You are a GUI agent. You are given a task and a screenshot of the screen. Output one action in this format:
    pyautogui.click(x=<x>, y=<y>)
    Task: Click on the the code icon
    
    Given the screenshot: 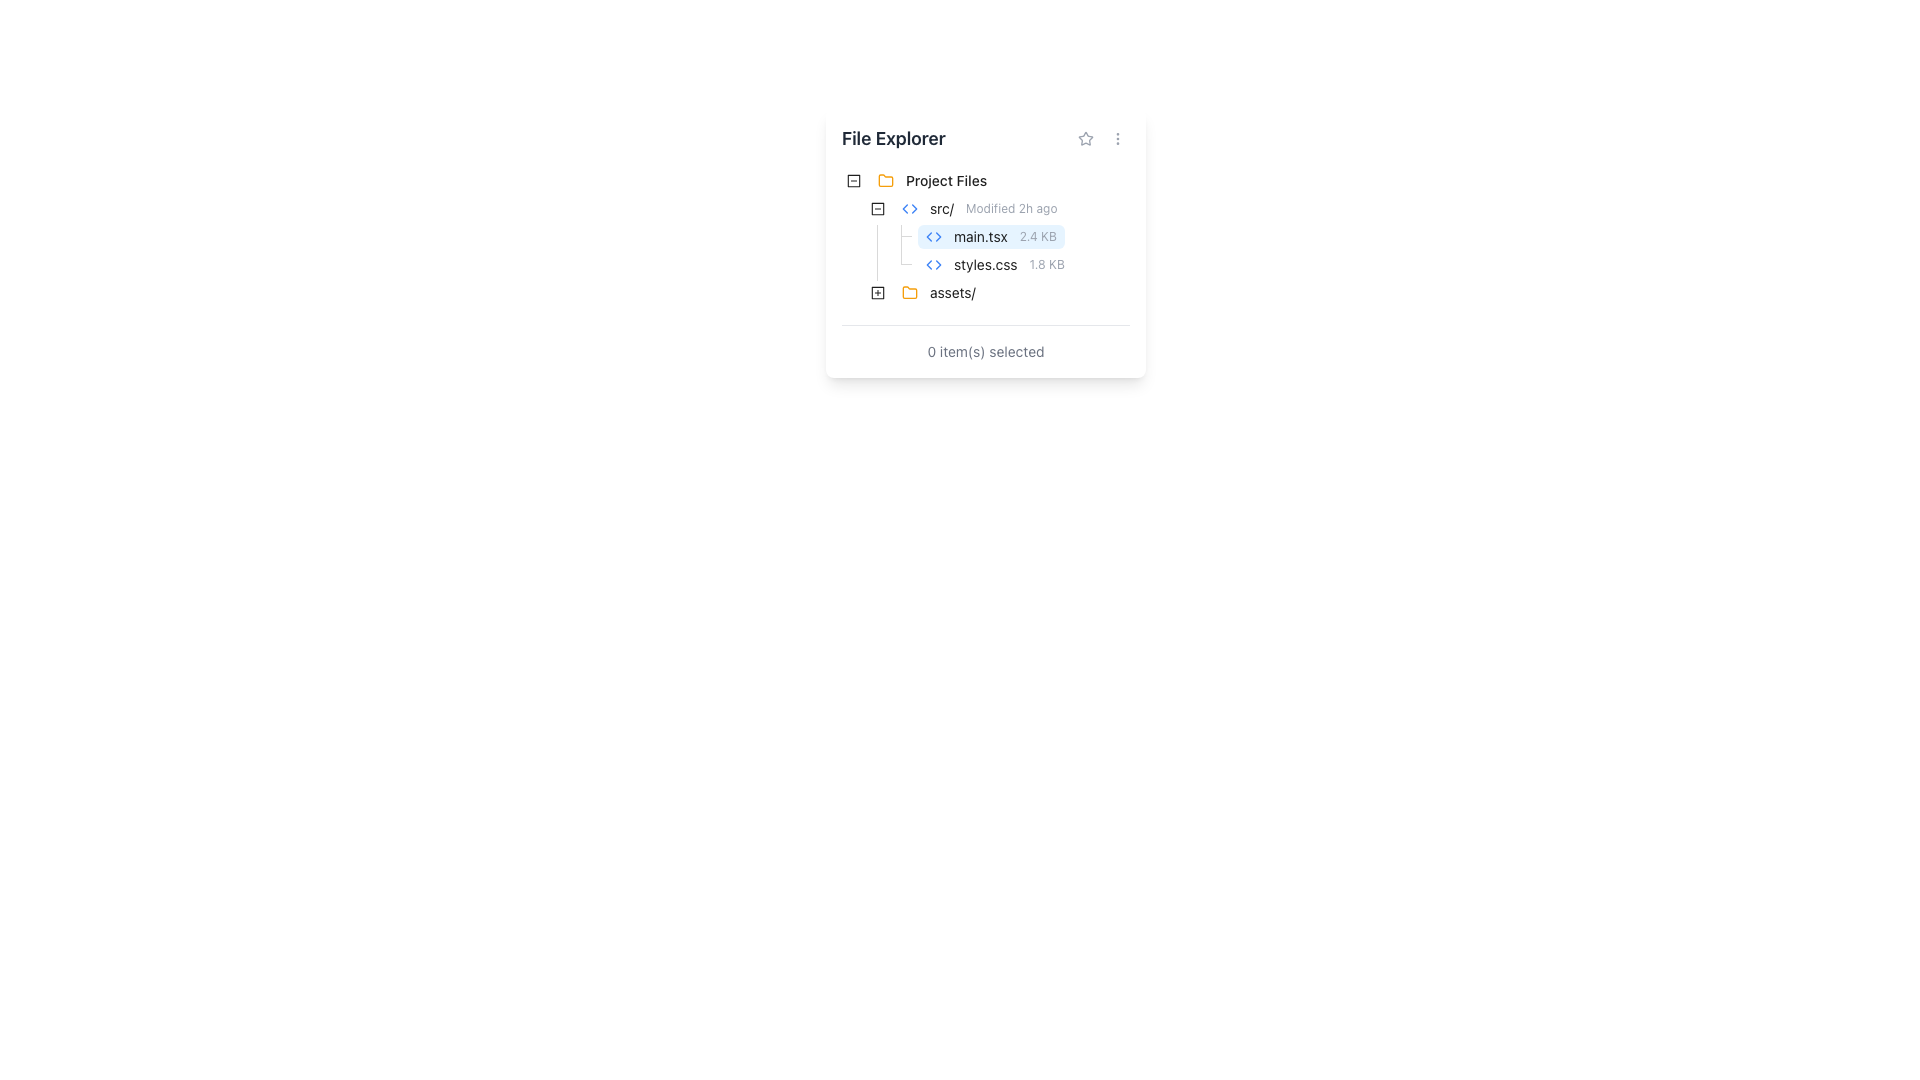 What is the action you would take?
    pyautogui.click(x=909, y=208)
    